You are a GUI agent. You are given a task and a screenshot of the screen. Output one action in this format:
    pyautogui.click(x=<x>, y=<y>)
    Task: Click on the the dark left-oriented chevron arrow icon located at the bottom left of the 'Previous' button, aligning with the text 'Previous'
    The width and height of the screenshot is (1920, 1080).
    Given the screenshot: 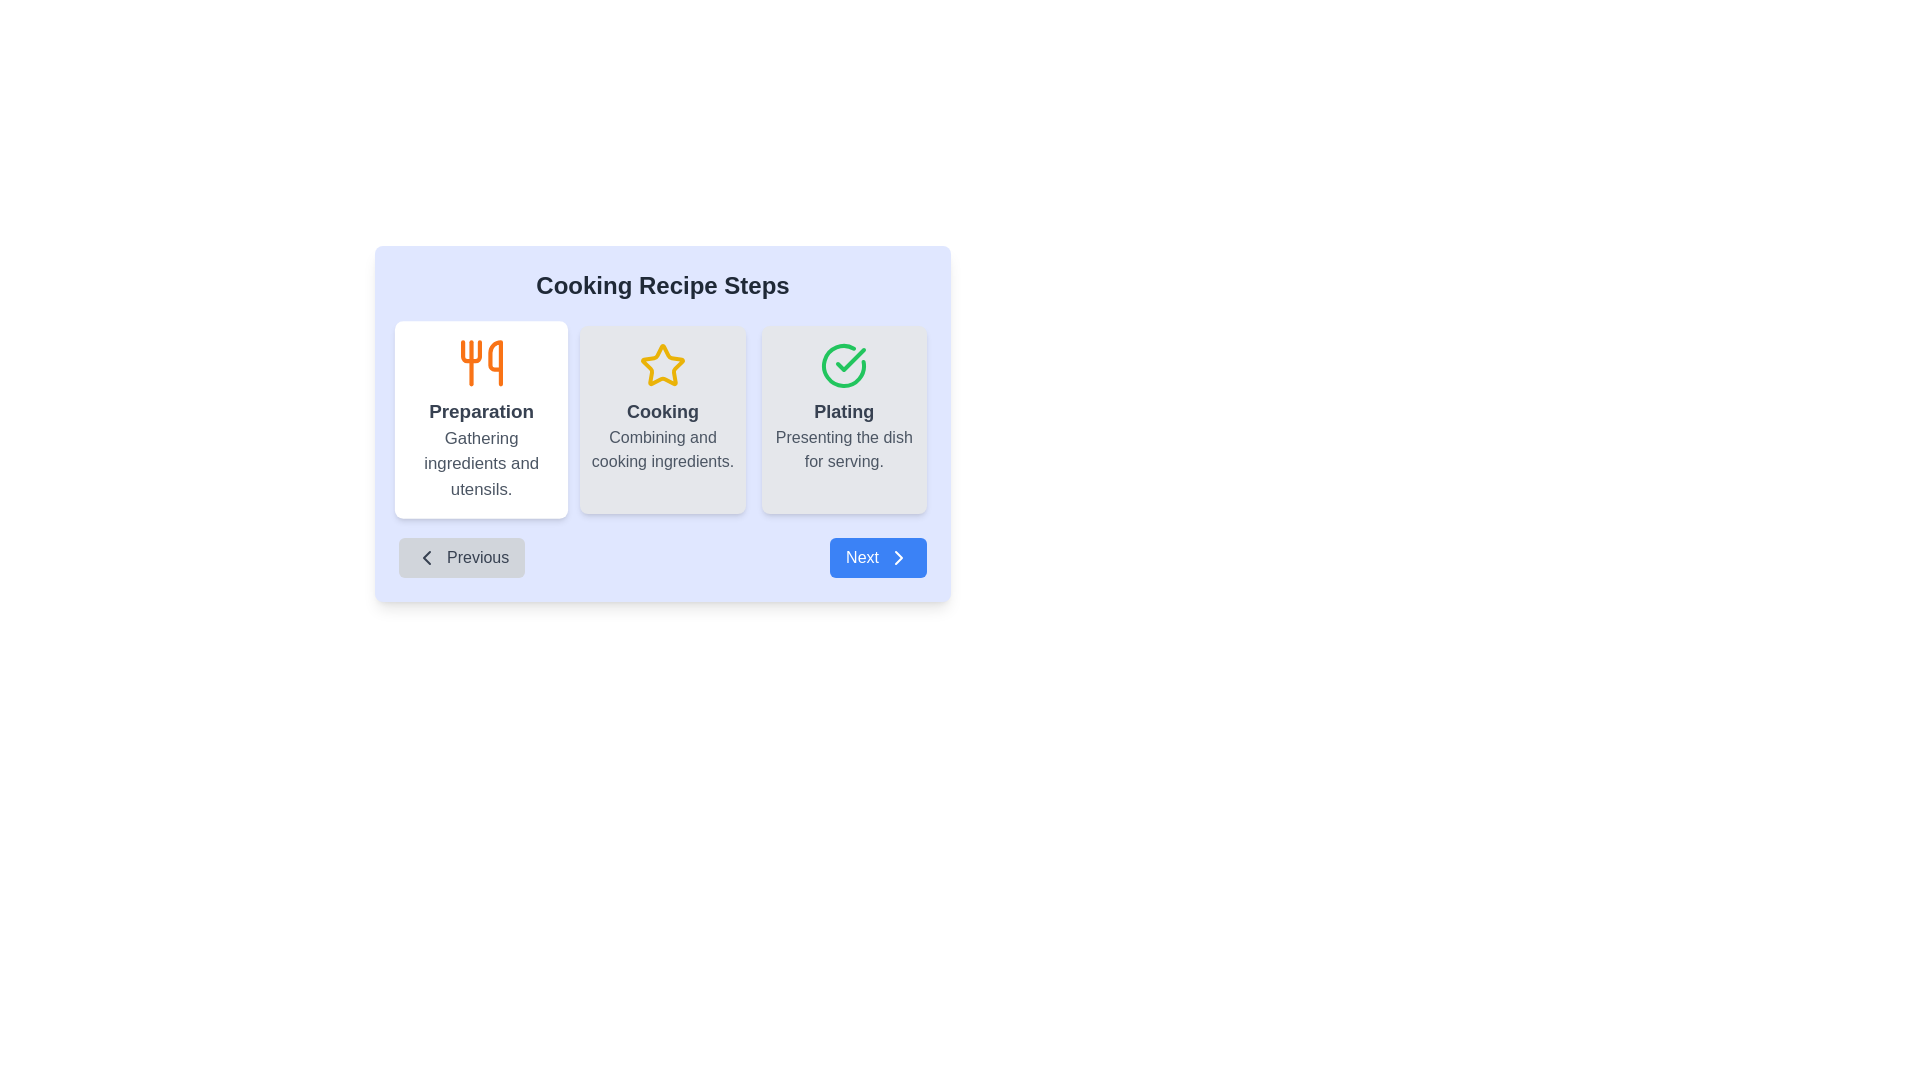 What is the action you would take?
    pyautogui.click(x=426, y=558)
    